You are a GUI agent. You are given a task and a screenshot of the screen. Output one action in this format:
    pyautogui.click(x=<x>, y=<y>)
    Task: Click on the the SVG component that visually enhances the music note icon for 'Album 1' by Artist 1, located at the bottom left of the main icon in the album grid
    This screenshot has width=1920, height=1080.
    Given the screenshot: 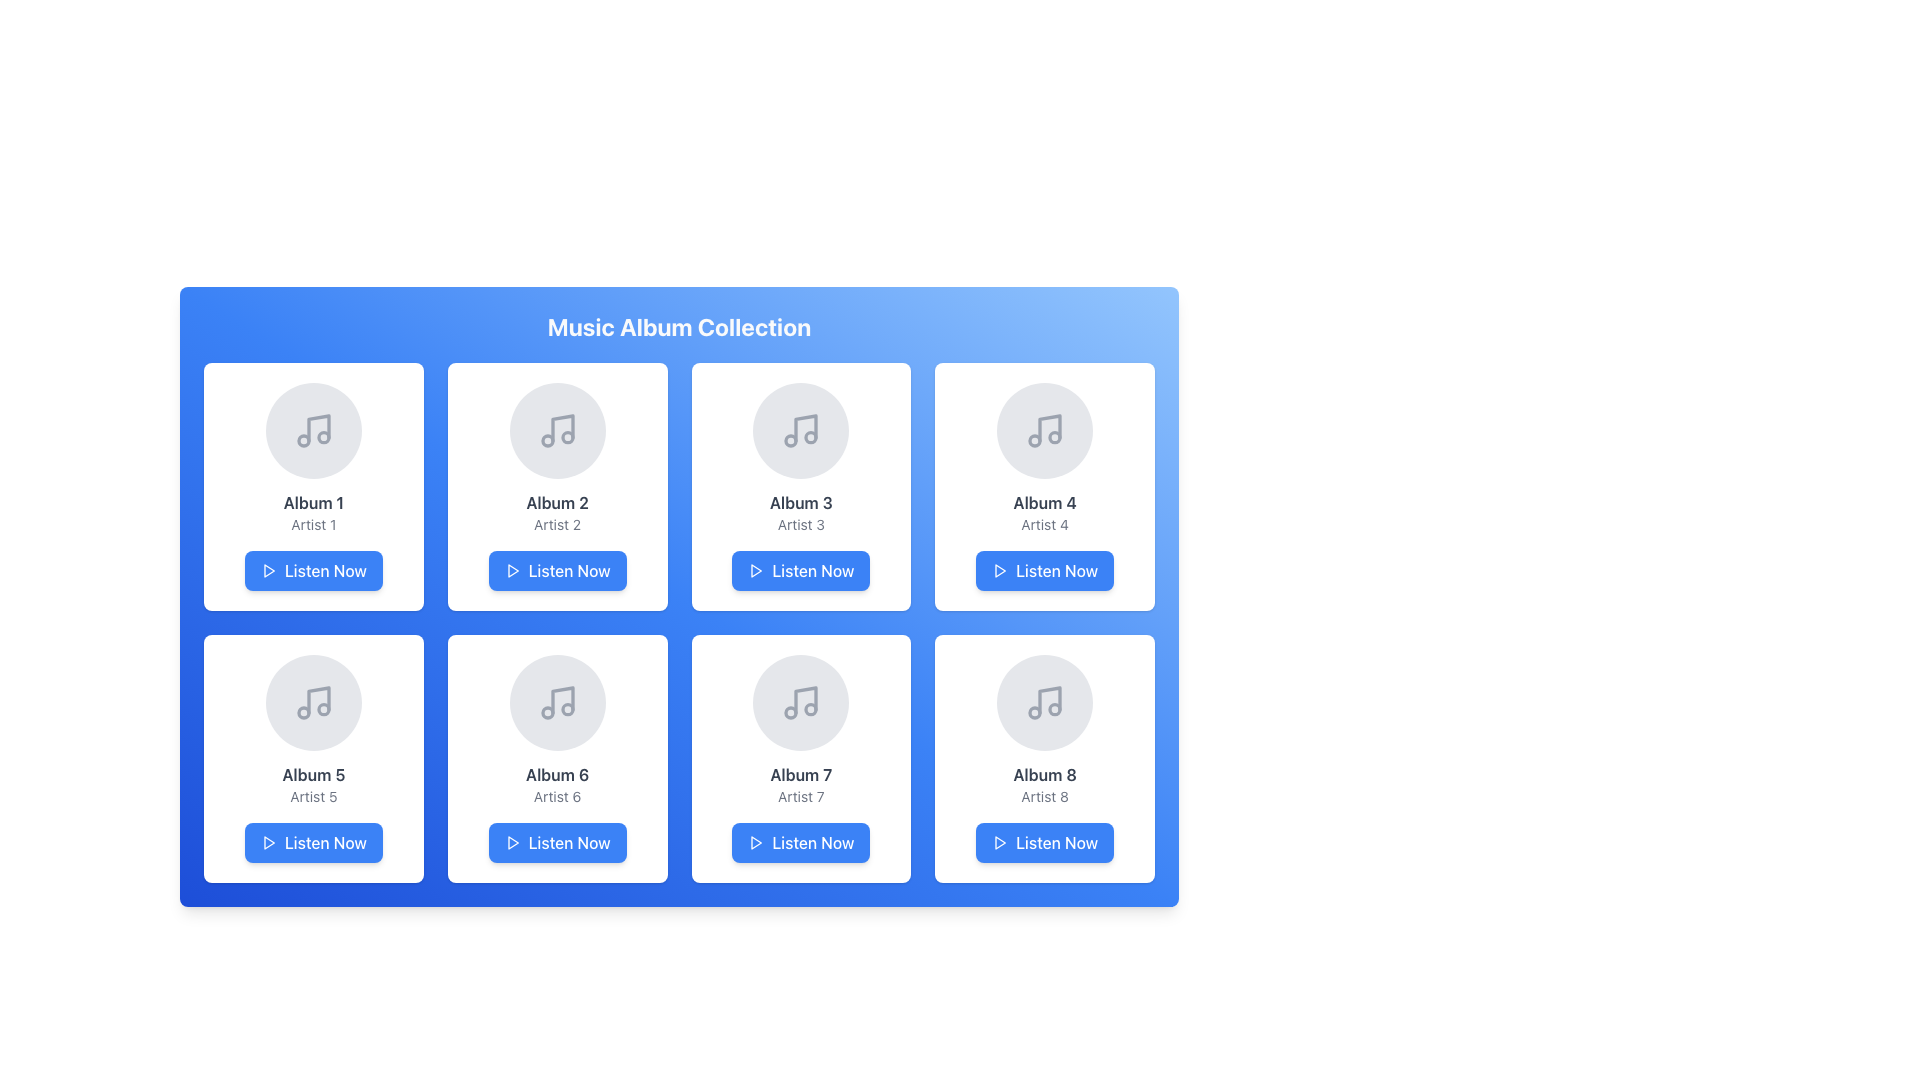 What is the action you would take?
    pyautogui.click(x=302, y=439)
    